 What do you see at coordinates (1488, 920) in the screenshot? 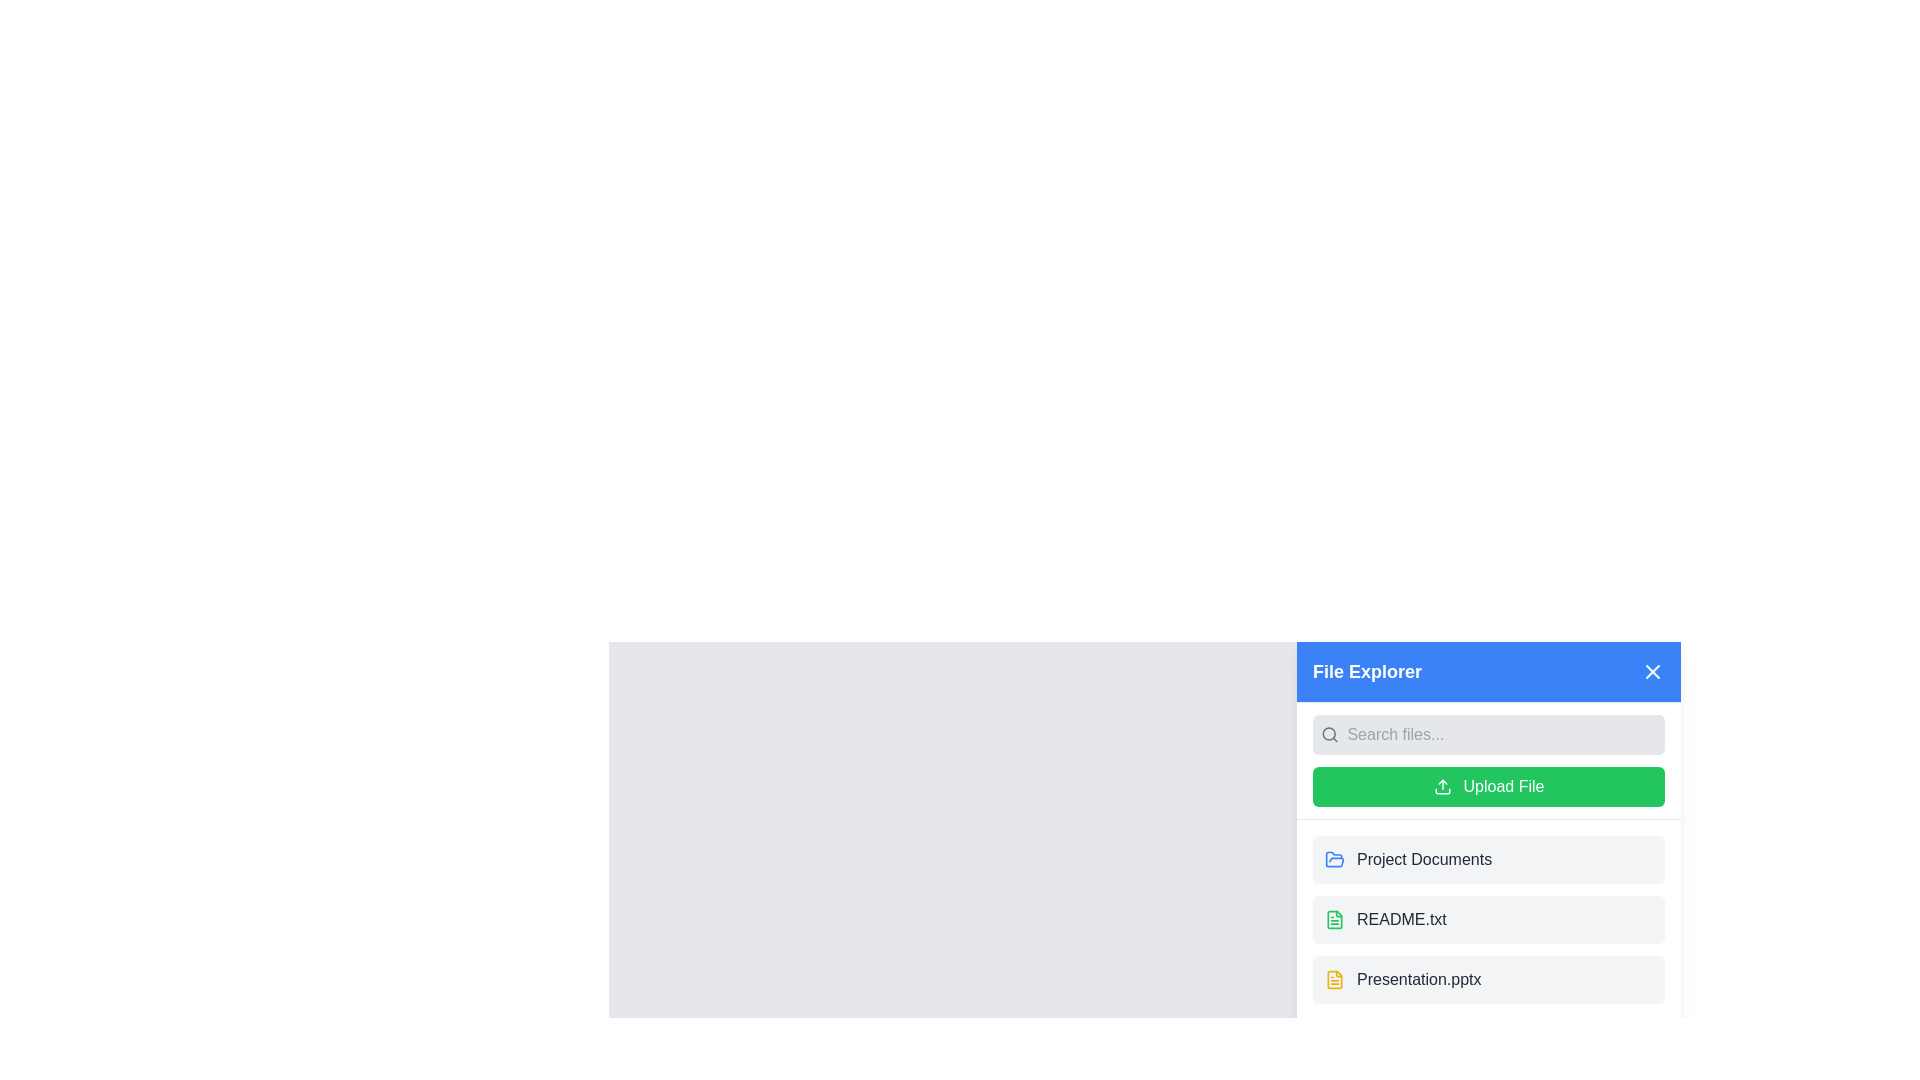
I see `the file entry labeled 'README.txt' in the file explorer interface` at bounding box center [1488, 920].